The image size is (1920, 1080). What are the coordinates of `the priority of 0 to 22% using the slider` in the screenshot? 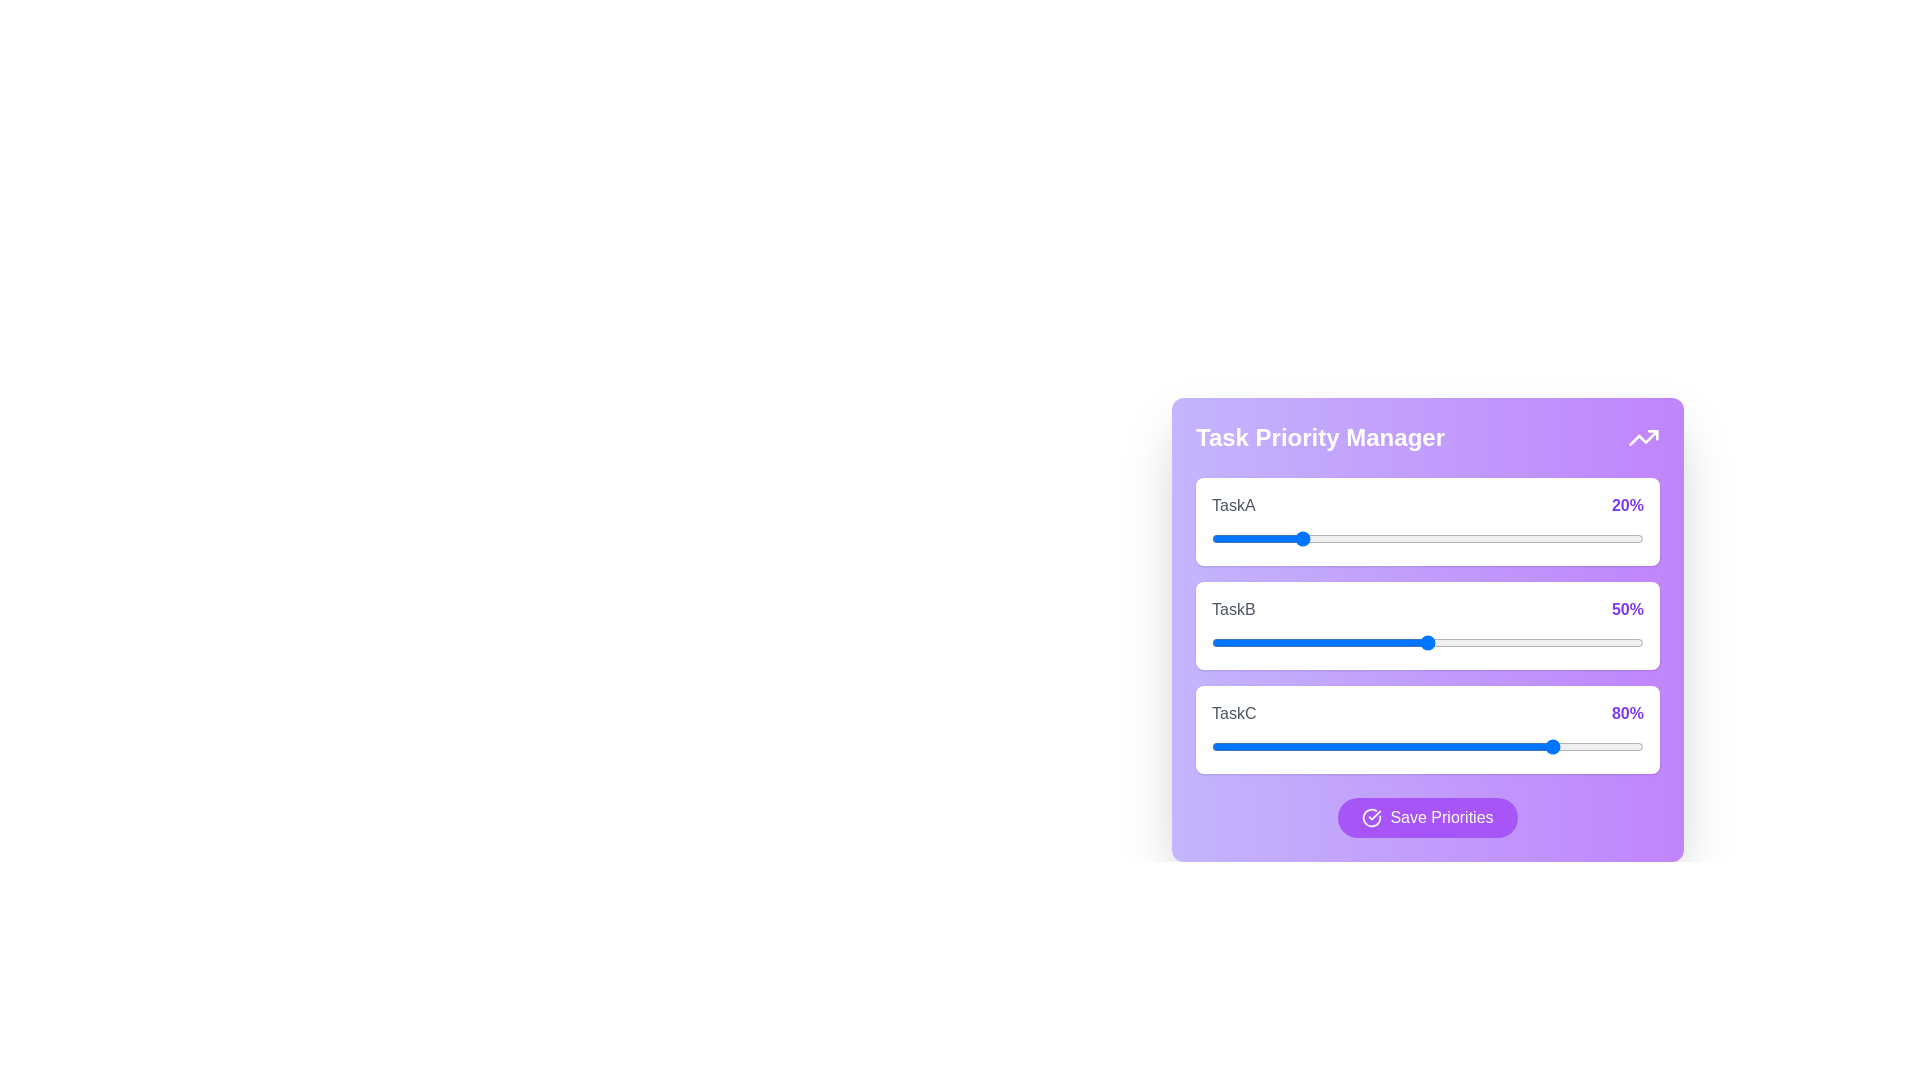 It's located at (1306, 538).